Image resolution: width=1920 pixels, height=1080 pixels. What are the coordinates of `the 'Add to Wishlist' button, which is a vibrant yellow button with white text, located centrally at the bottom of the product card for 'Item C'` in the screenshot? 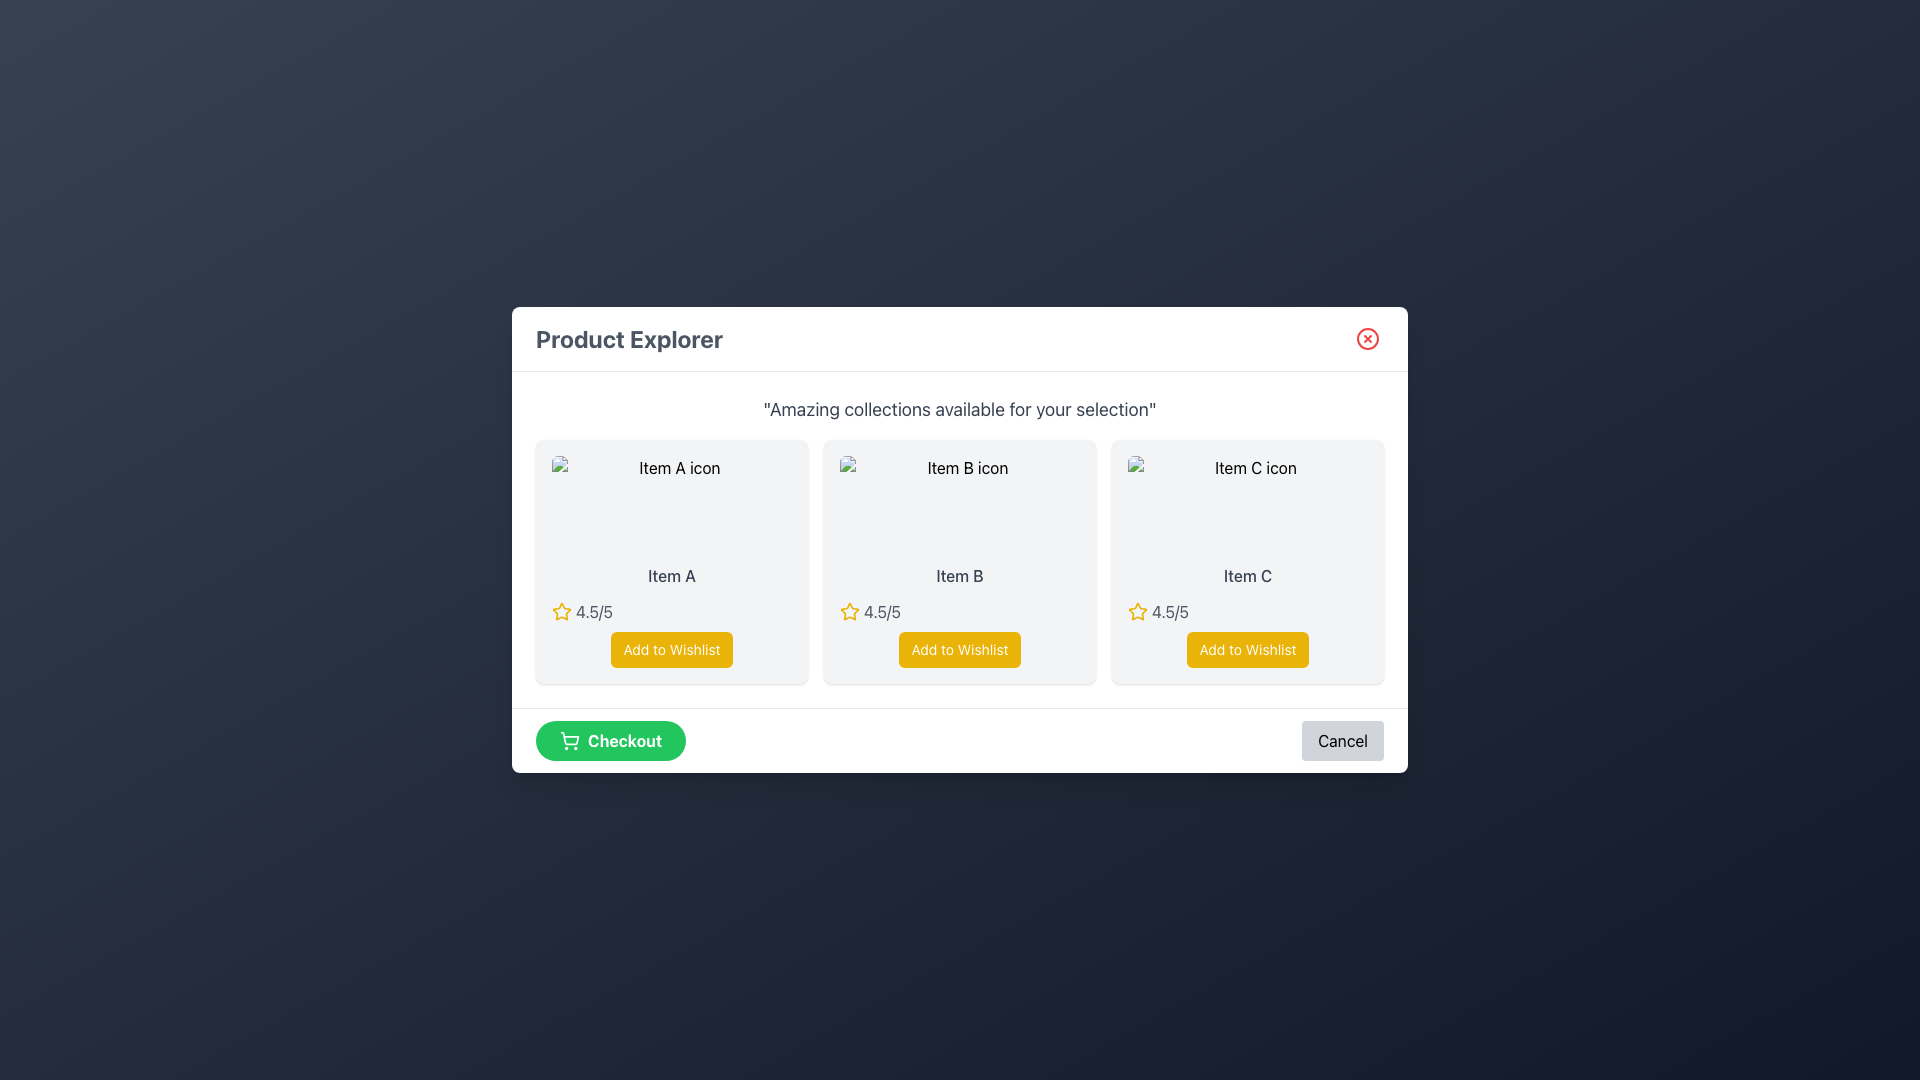 It's located at (1247, 650).